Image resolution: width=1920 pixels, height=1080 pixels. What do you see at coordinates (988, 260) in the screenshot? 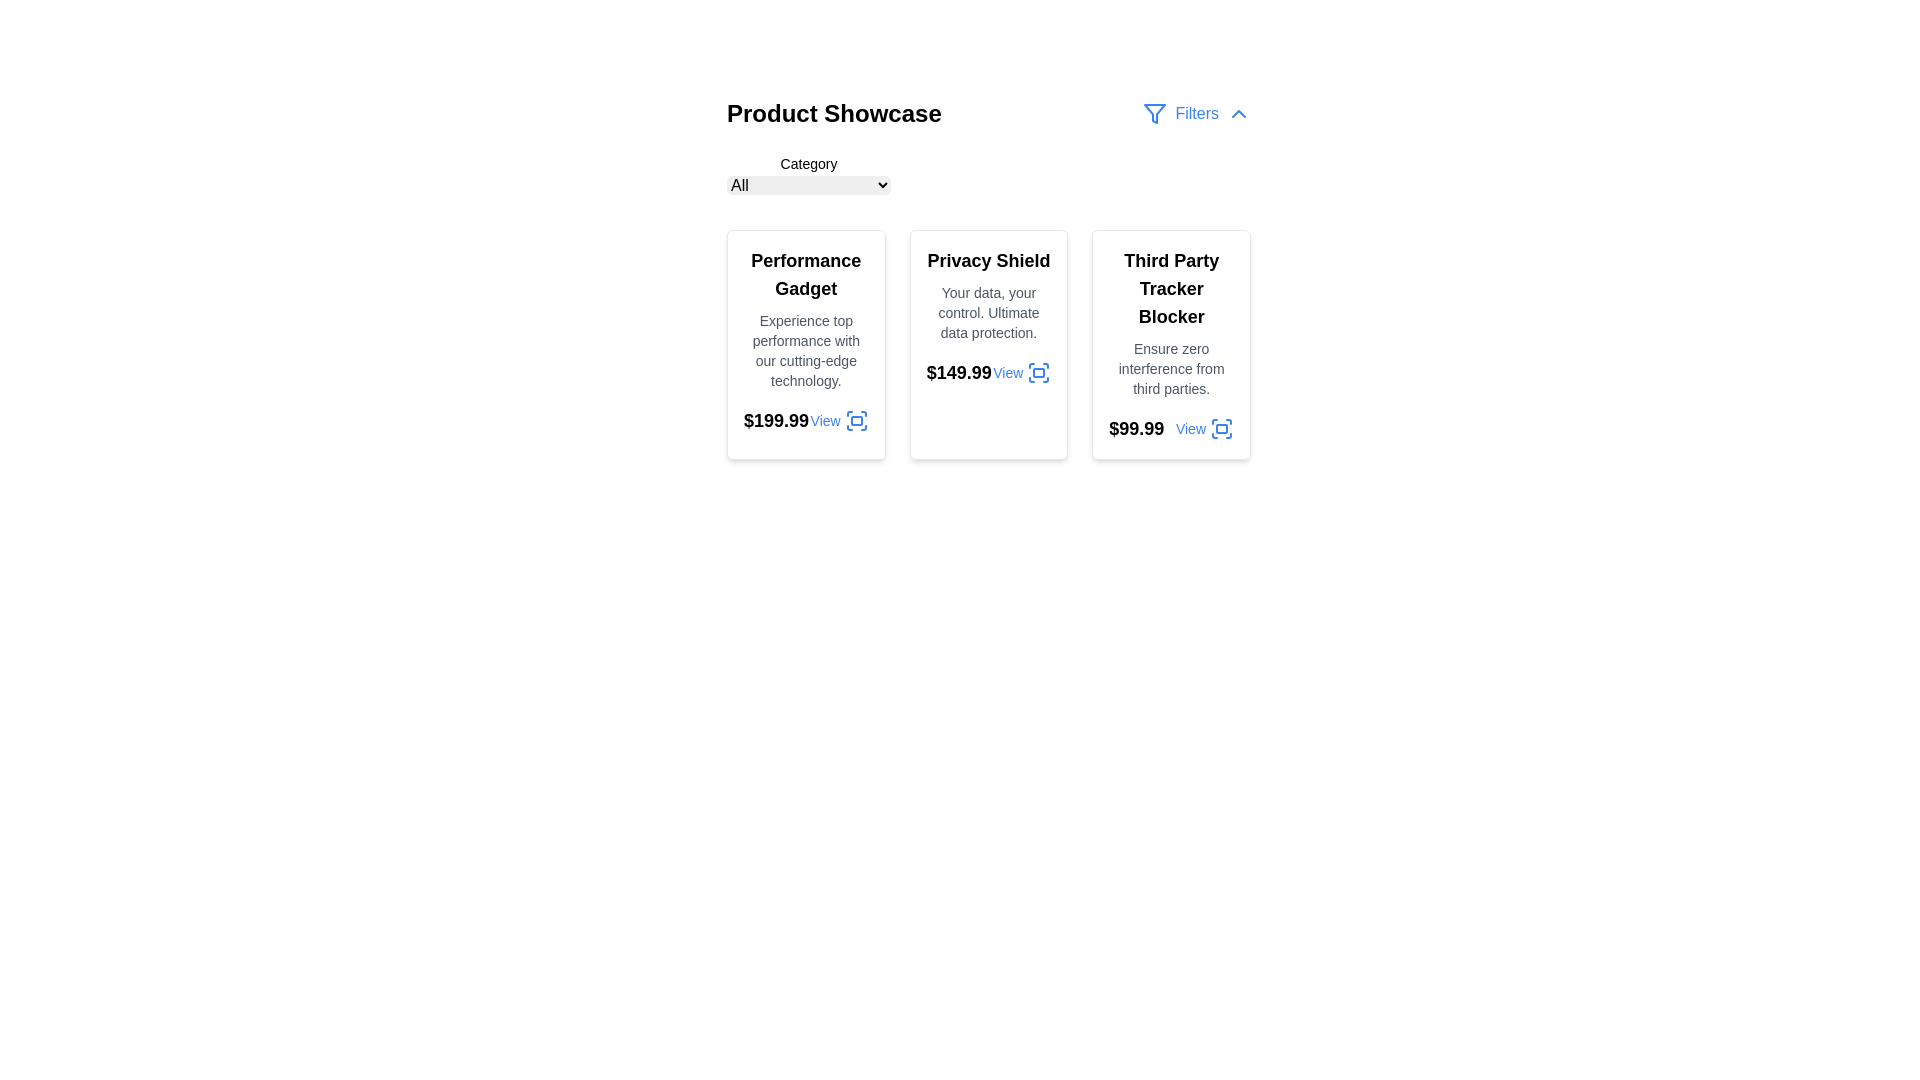
I see `the 'Privacy Shield' text label, which is a bold and prominent title located at the top of the second card in a row of three cards` at bounding box center [988, 260].